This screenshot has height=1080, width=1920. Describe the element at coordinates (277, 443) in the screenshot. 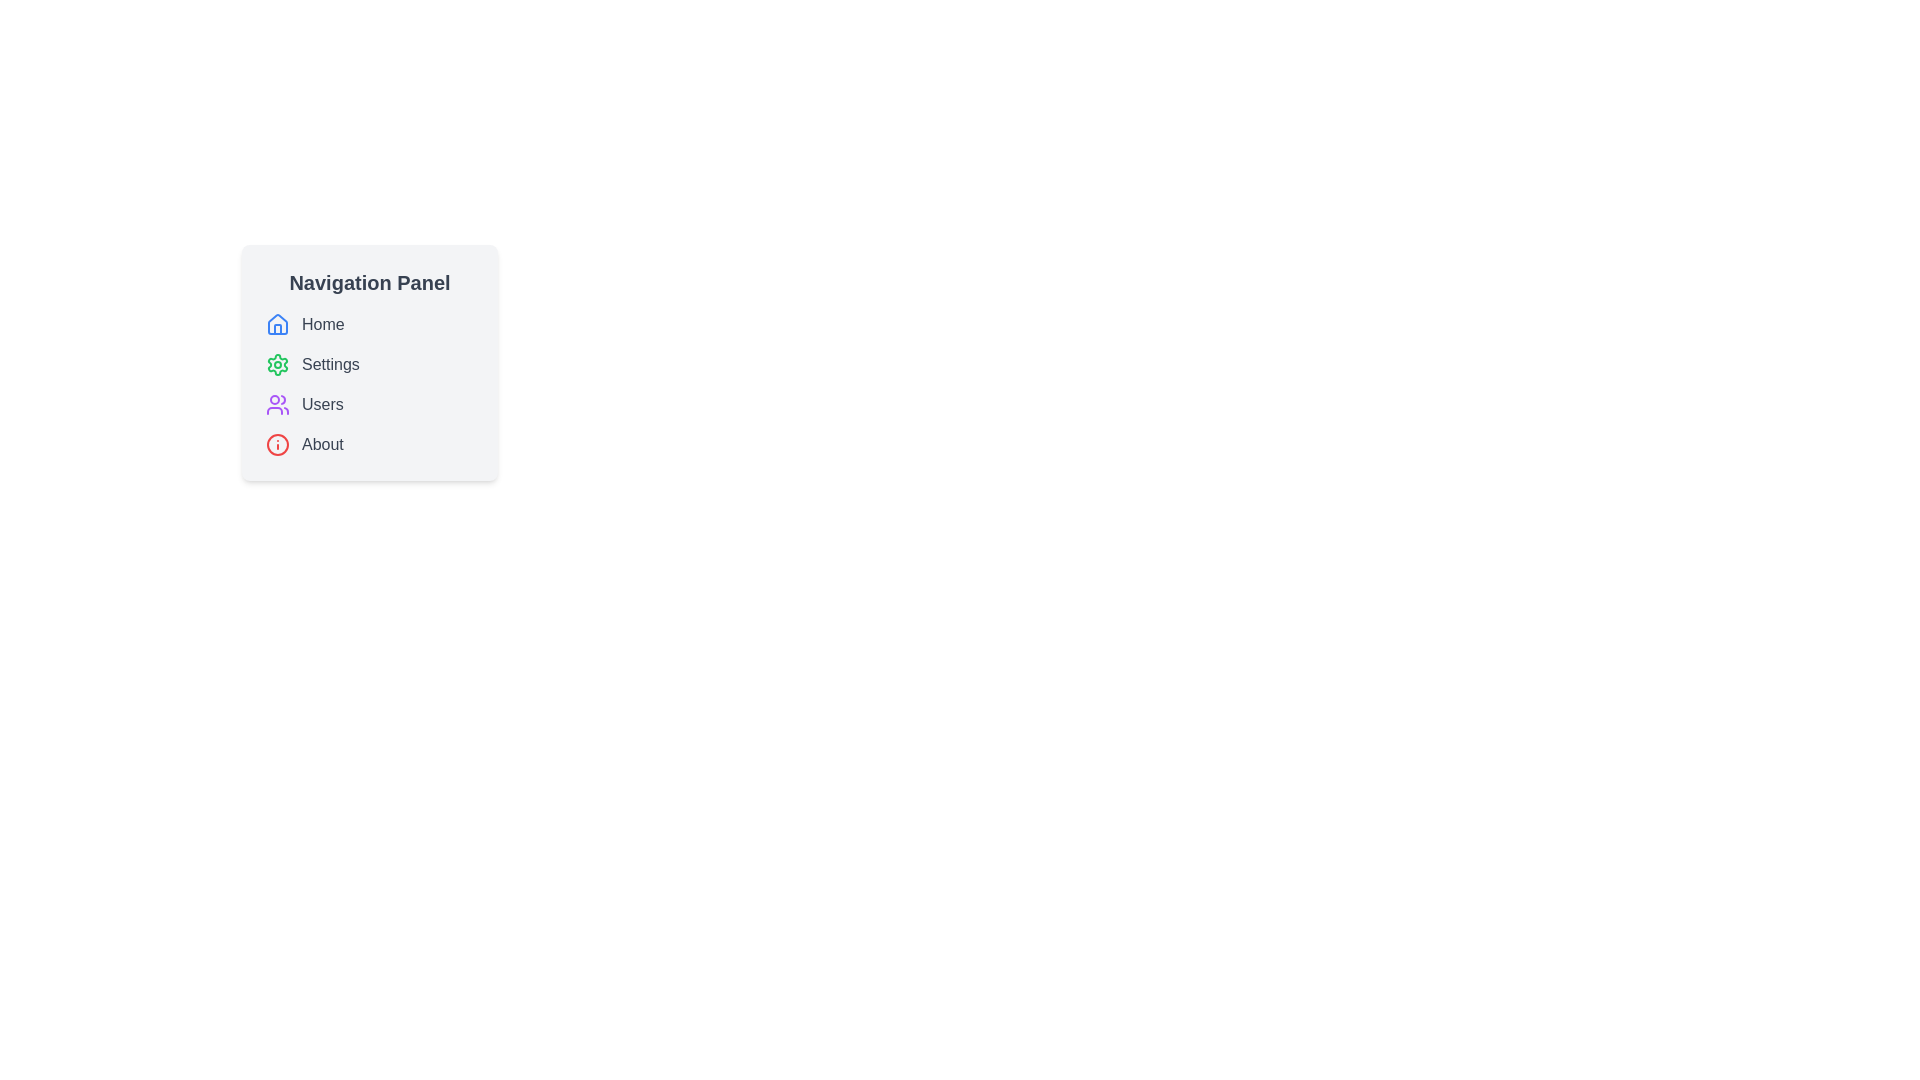

I see `the visual representation of the circular SVG graphic with a red boundary located in the 'About' option of the navigation panel` at that location.